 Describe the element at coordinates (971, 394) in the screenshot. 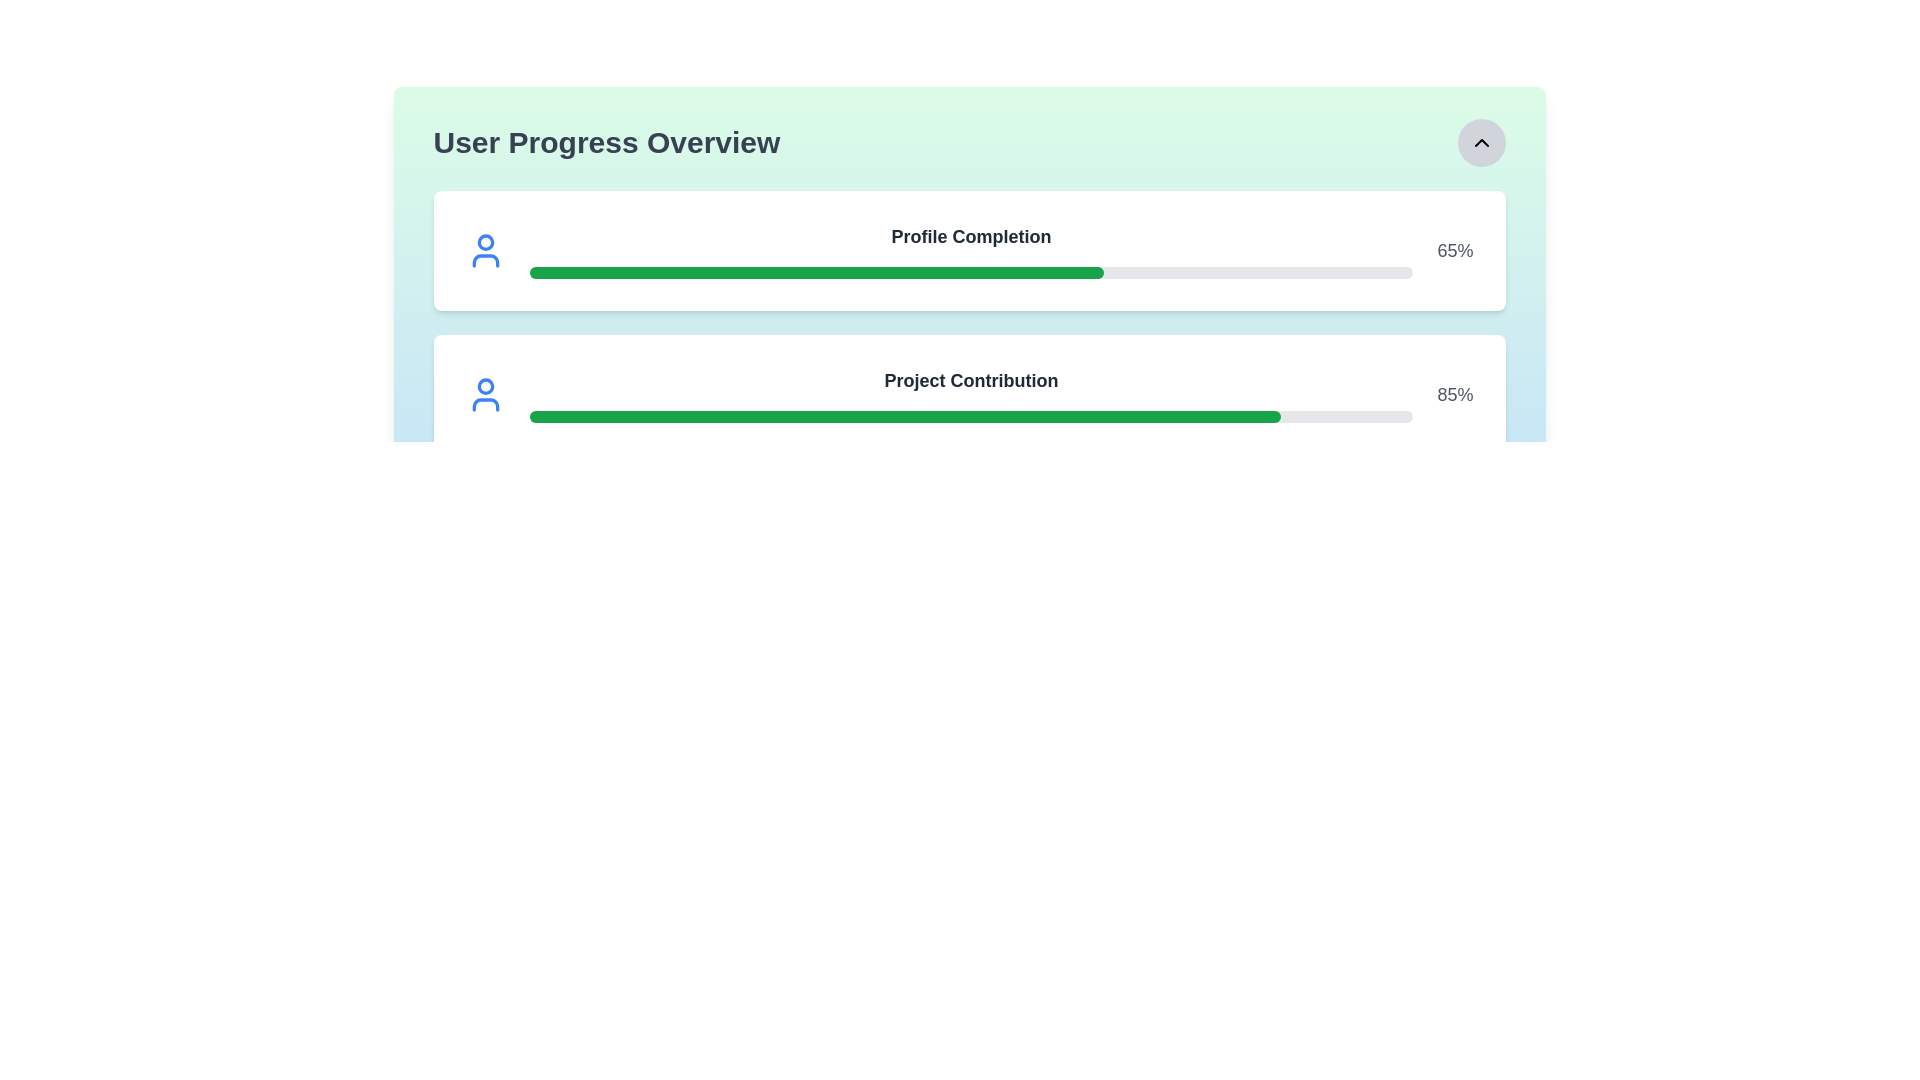

I see `the descriptive text label indicating 'Project Contribution' located above the progress bar in the second card of the vertical list layout` at that location.